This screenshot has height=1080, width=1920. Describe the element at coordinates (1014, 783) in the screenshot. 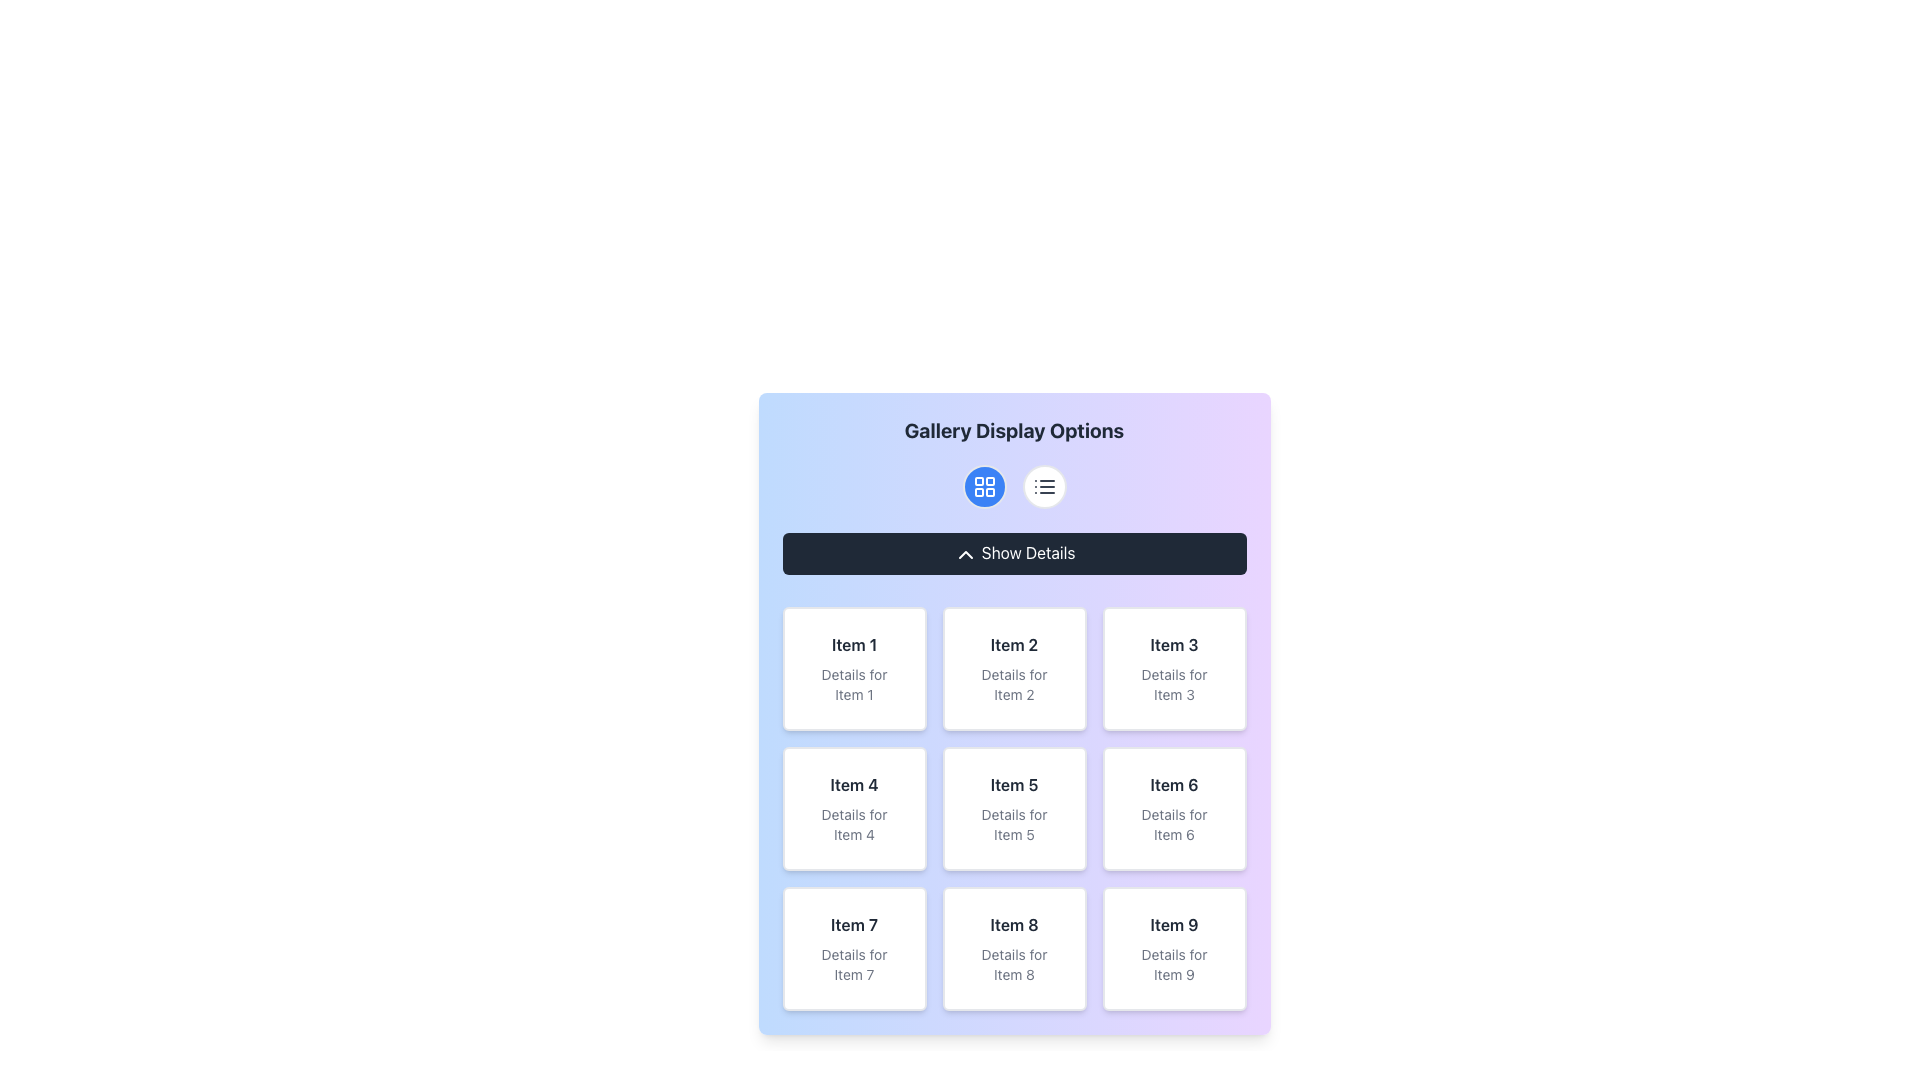

I see `the Text Label that serves as the title or identifier for the corresponding entry in the grid of items, located in the middle box of the second row` at that location.